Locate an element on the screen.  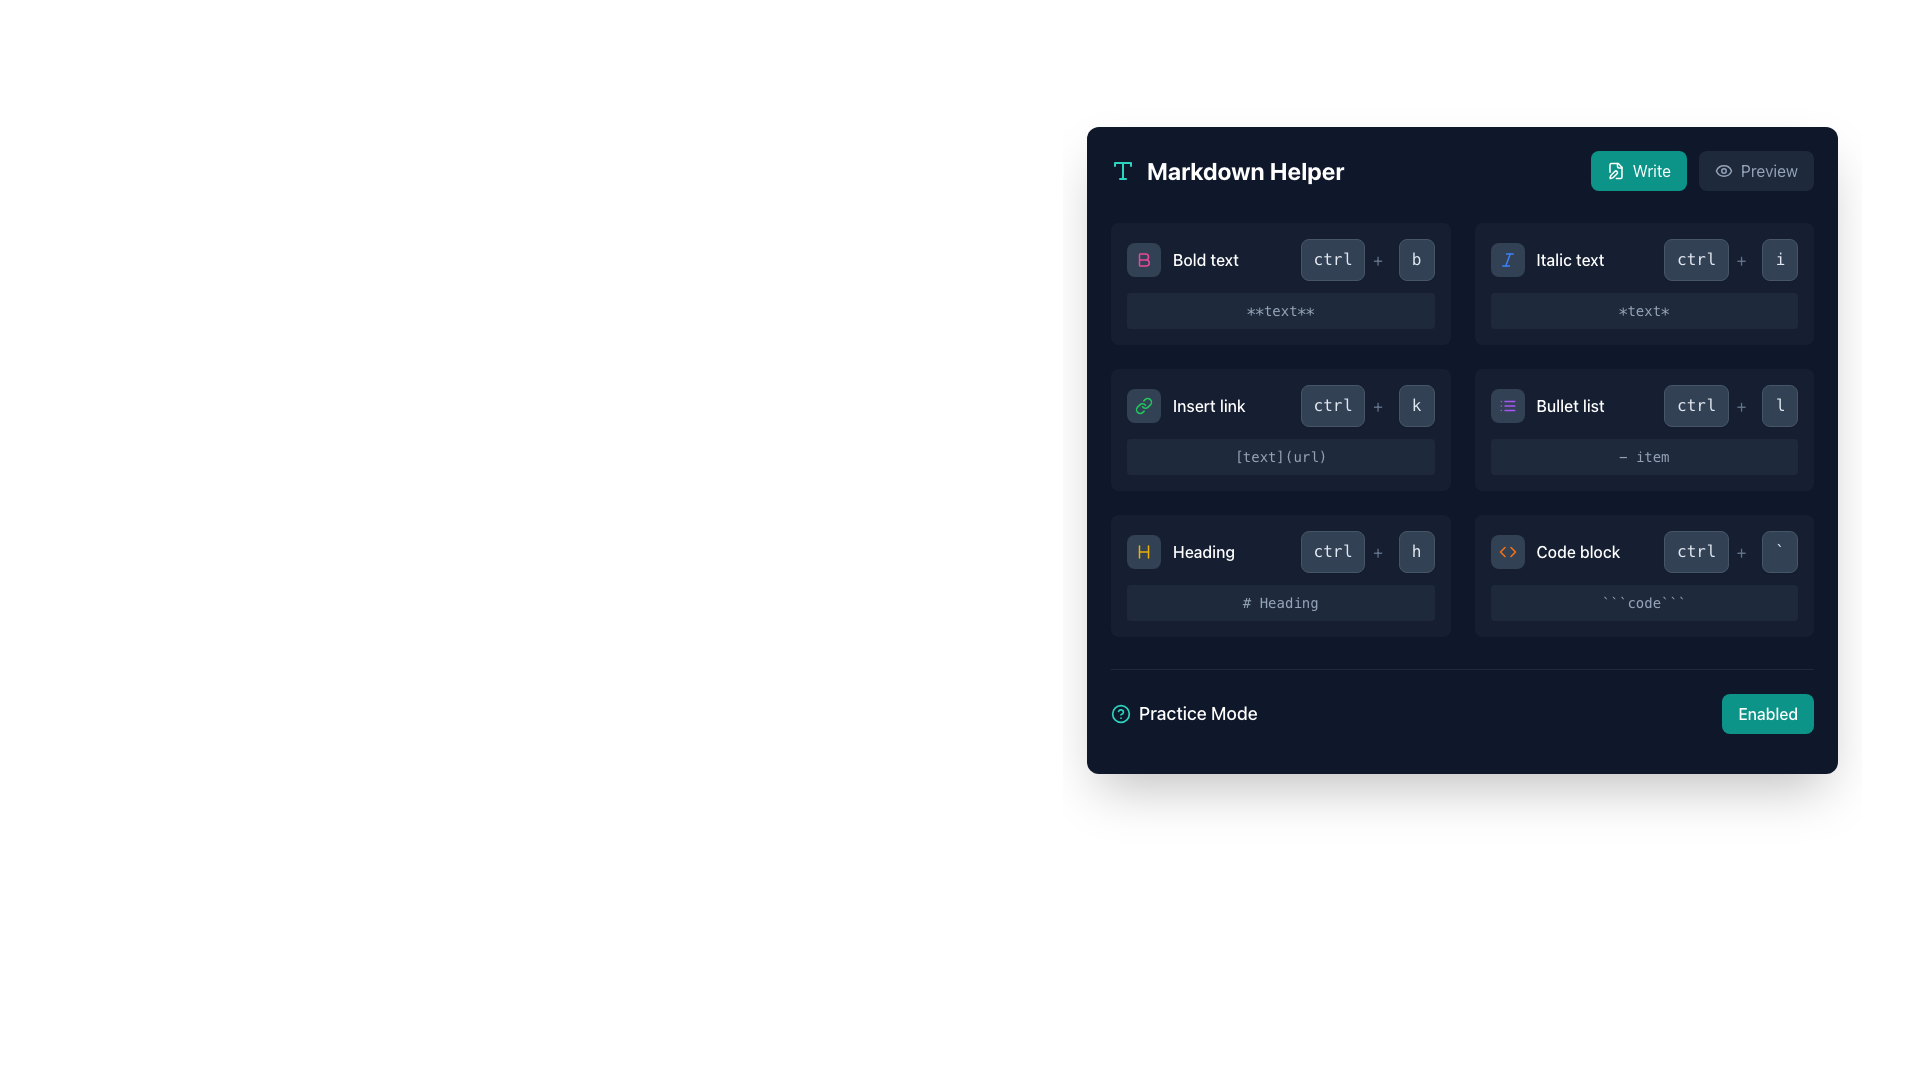
the Text heading element, which serves as the title for the current interface section, located at the top-left corner of the central UI panel is located at coordinates (1244, 169).